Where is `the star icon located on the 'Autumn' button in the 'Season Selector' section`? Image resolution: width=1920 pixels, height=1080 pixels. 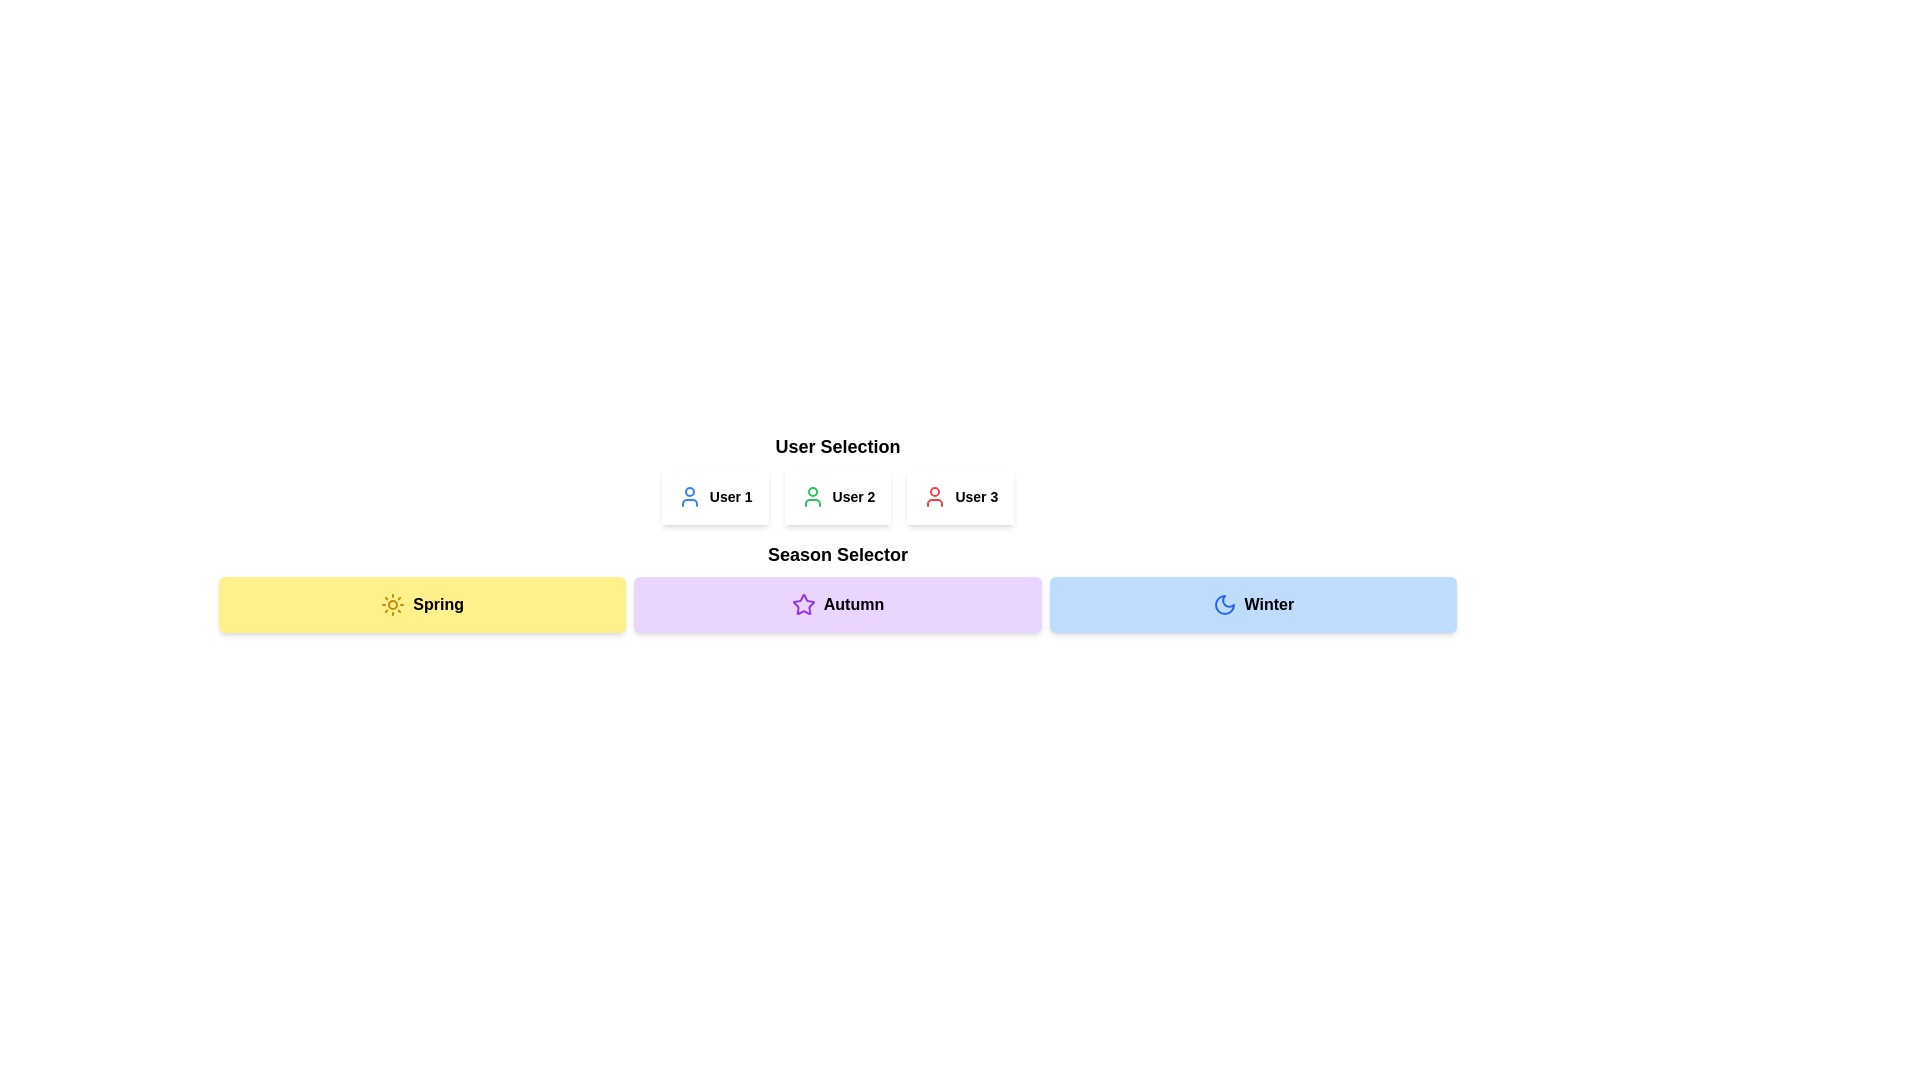 the star icon located on the 'Autumn' button in the 'Season Selector' section is located at coordinates (803, 603).